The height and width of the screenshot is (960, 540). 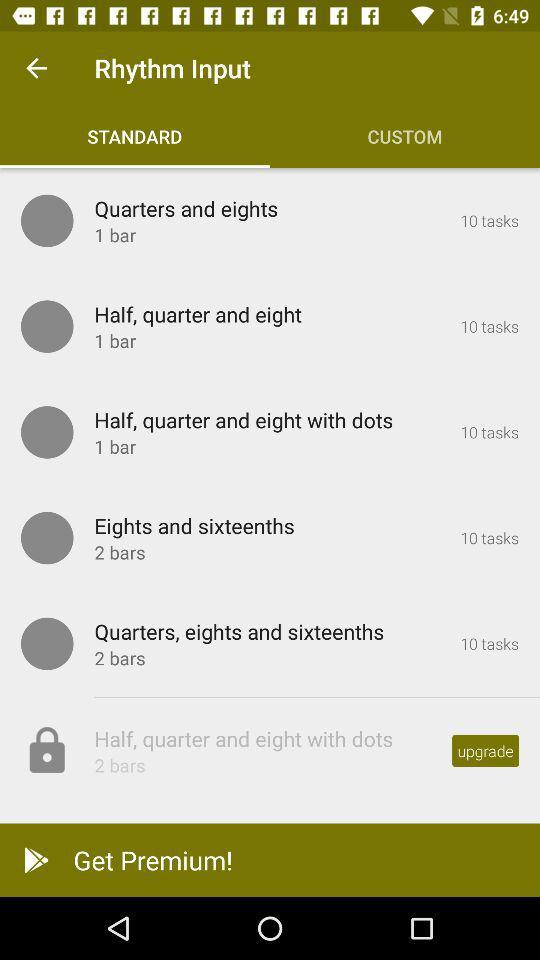 I want to click on get premium! item, so click(x=270, y=859).